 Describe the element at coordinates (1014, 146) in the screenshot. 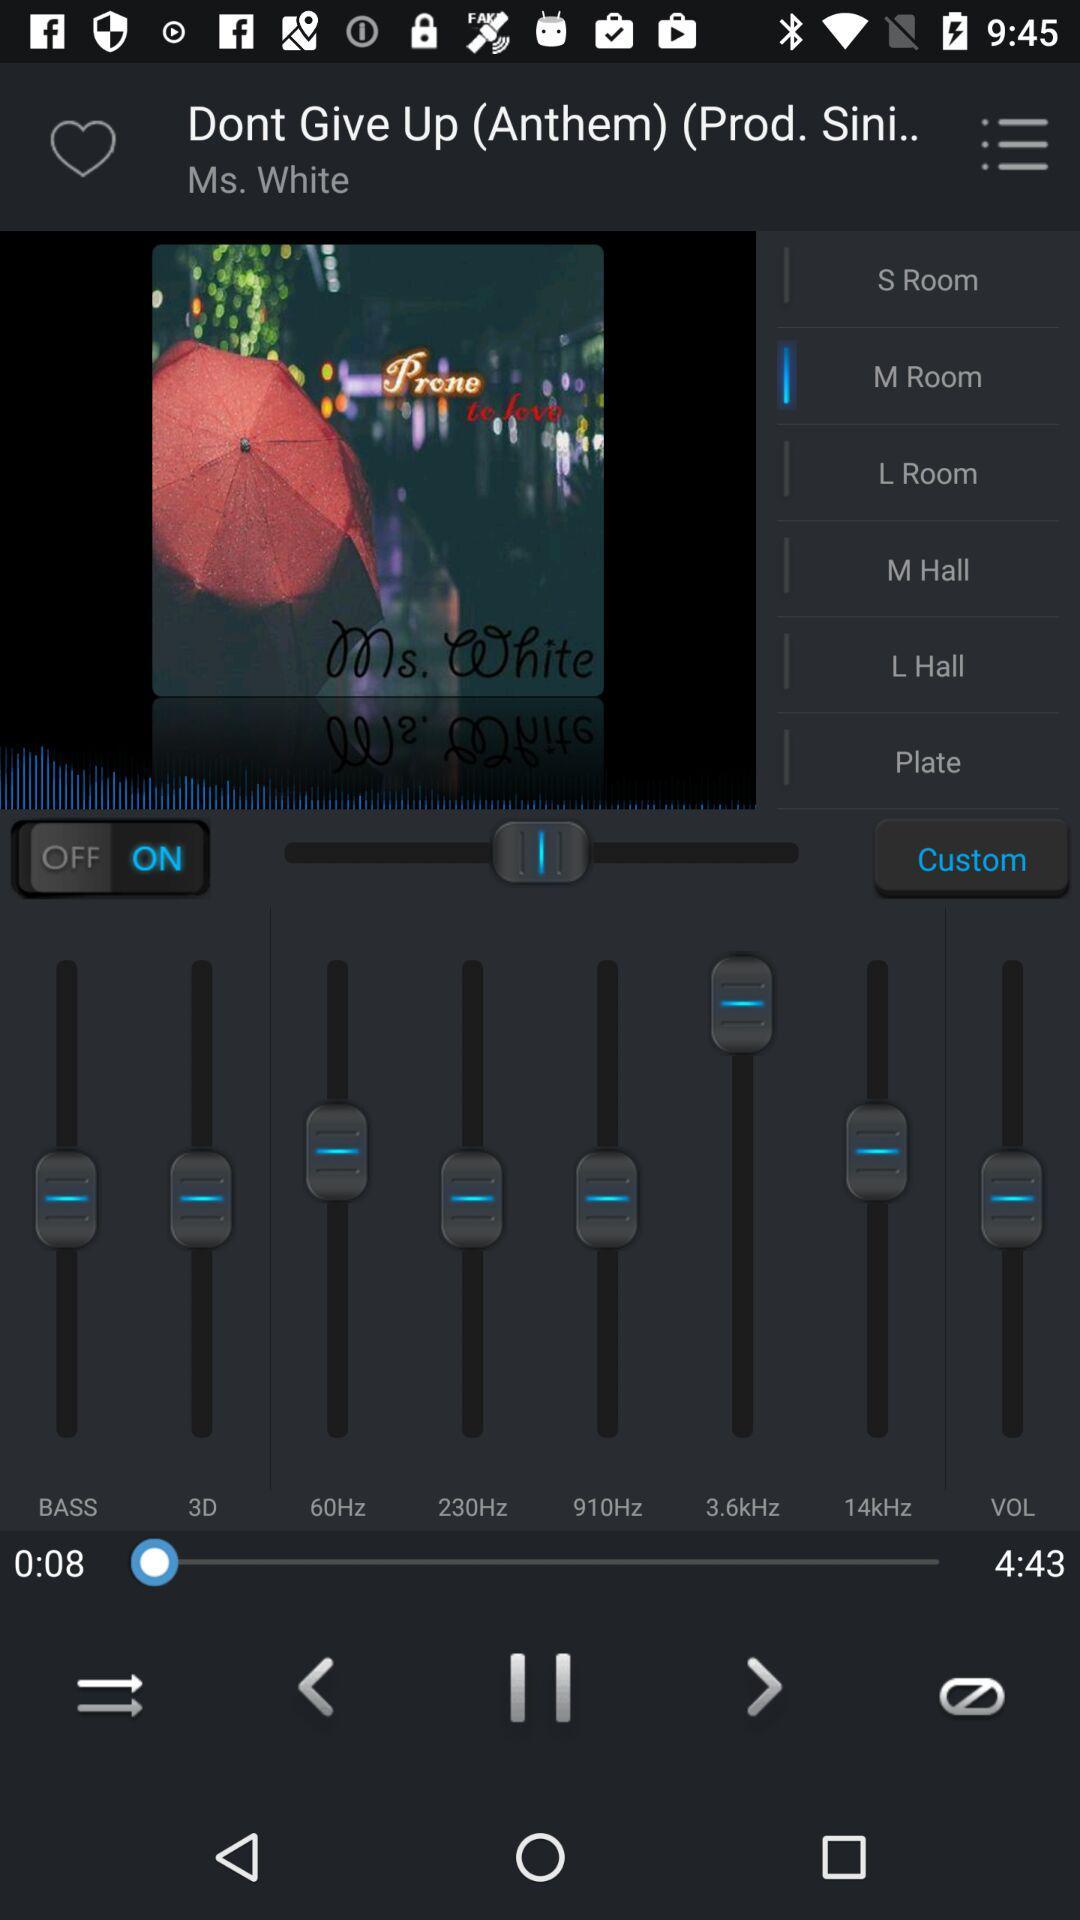

I see `the list icon` at that location.